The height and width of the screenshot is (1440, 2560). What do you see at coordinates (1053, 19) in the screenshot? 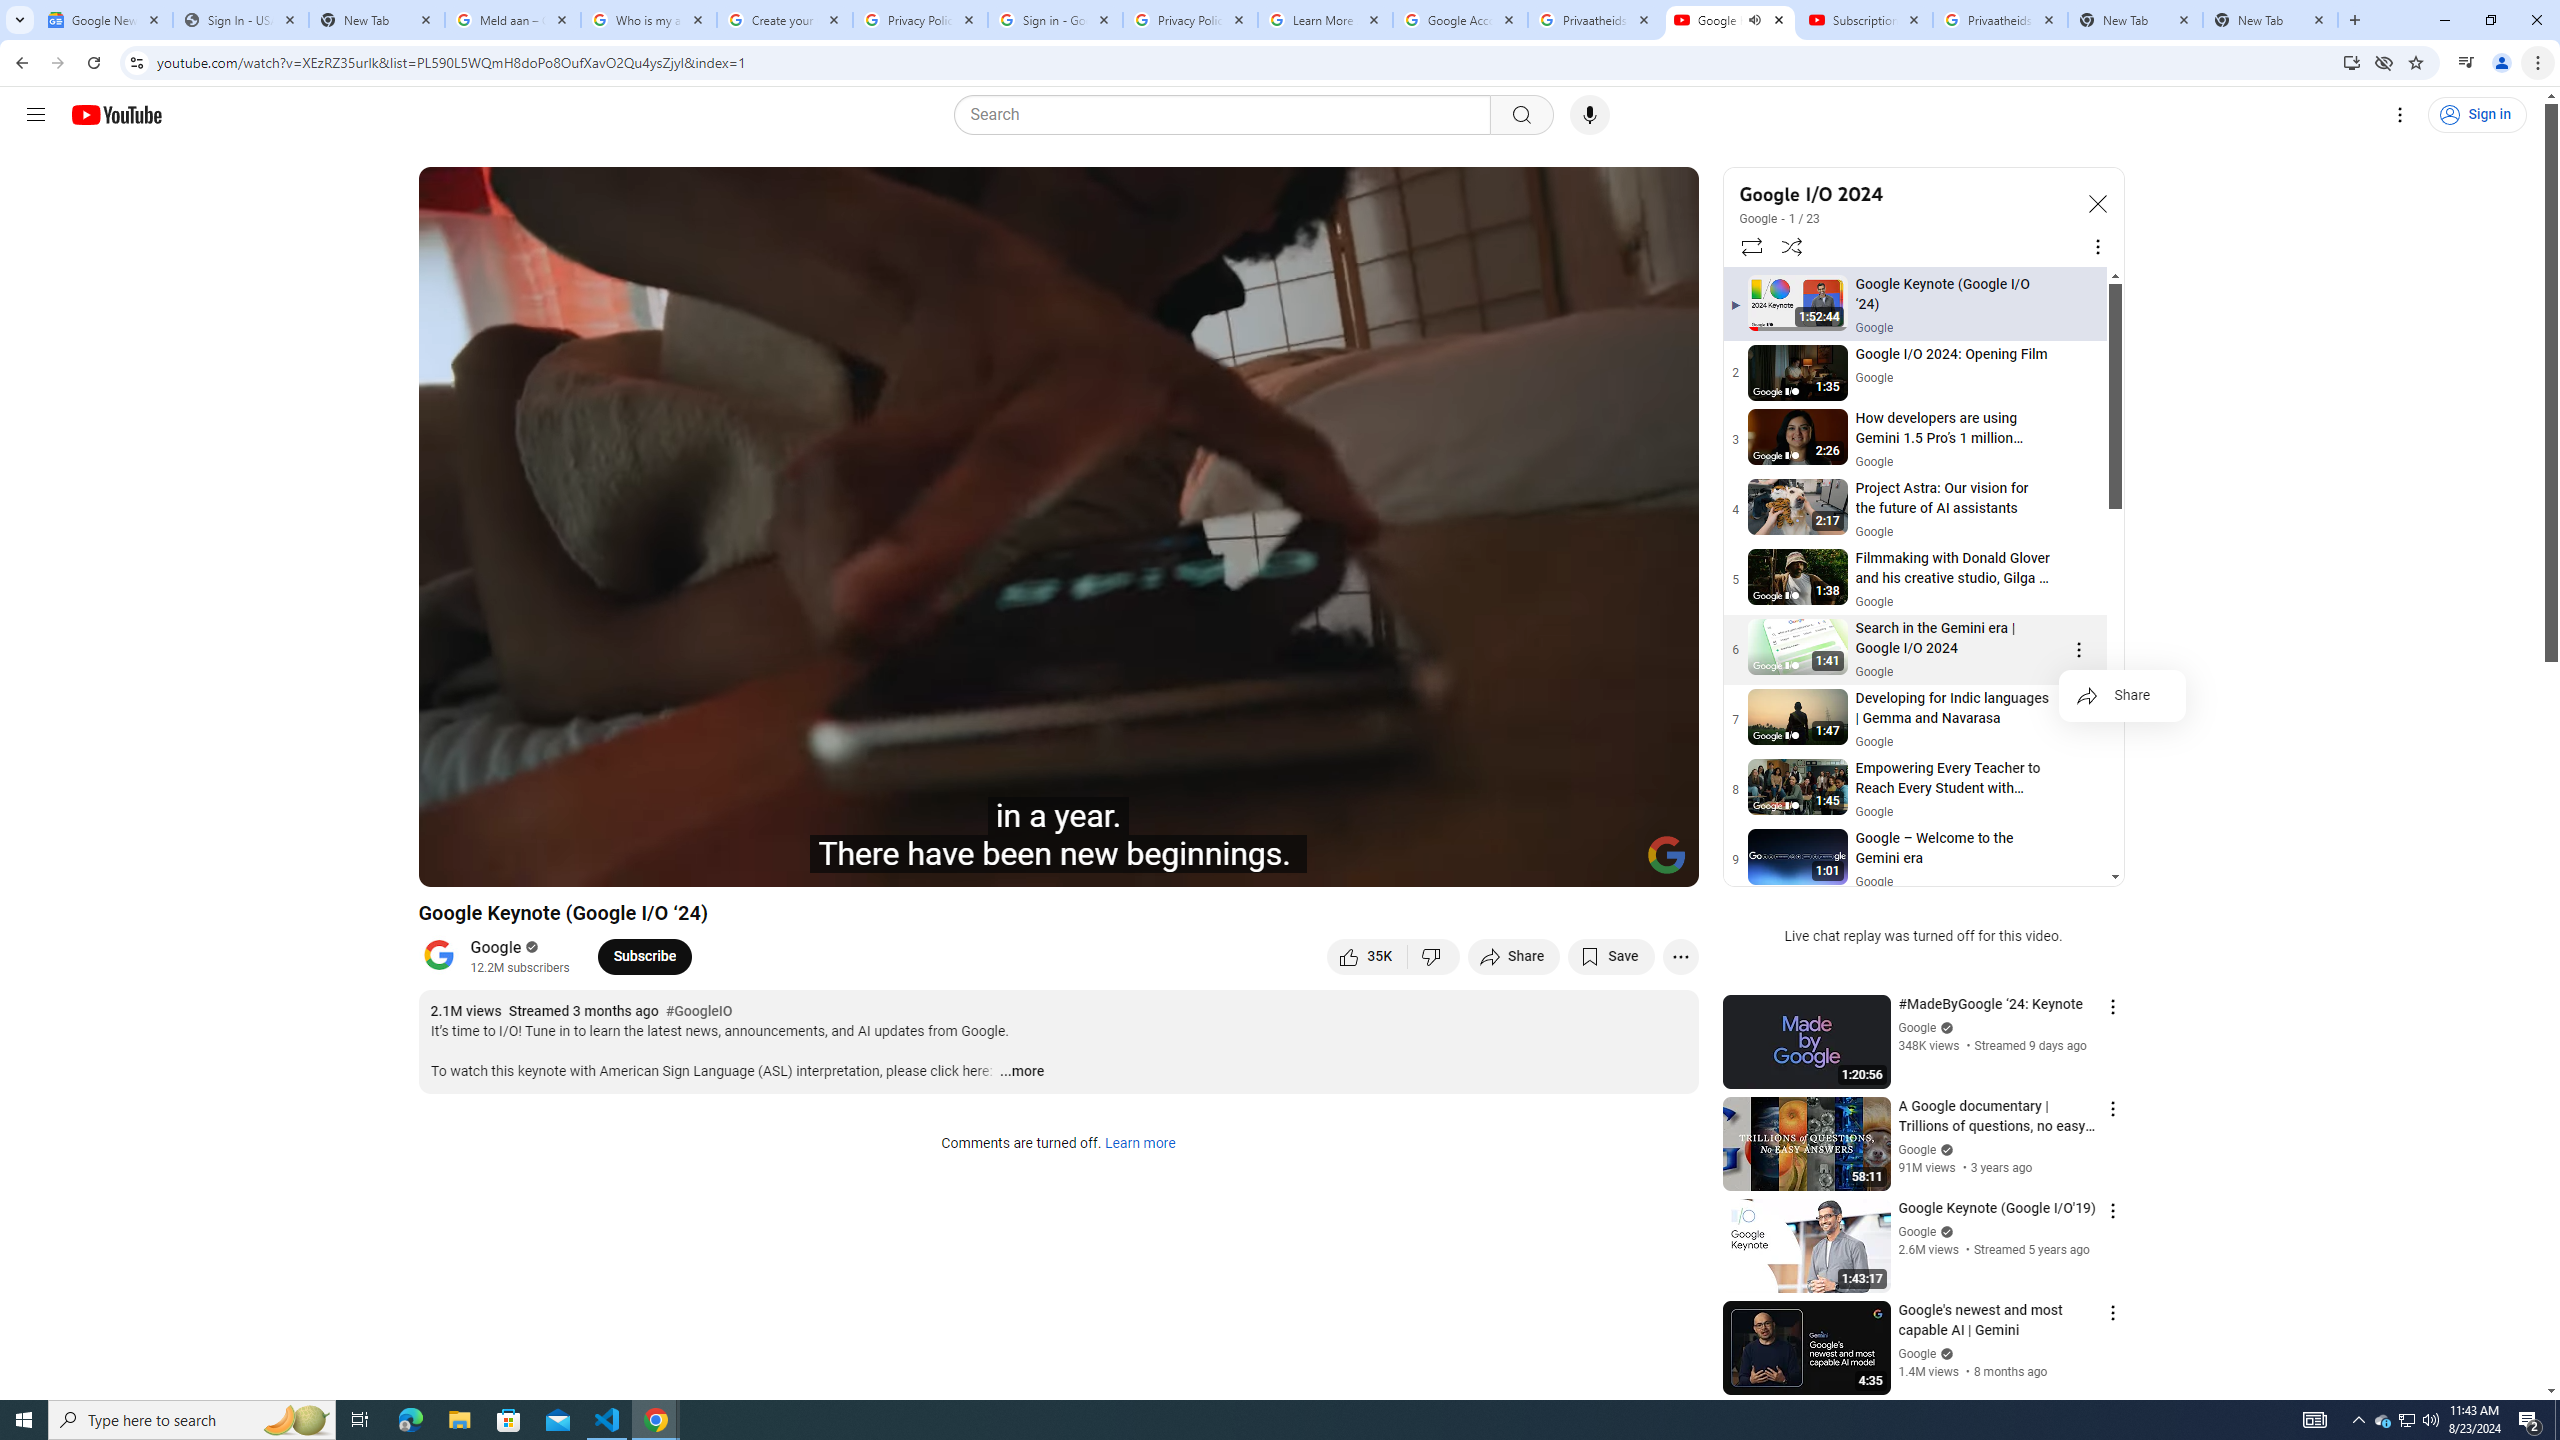
I see `'Sign in - Google Accounts'` at bounding box center [1053, 19].